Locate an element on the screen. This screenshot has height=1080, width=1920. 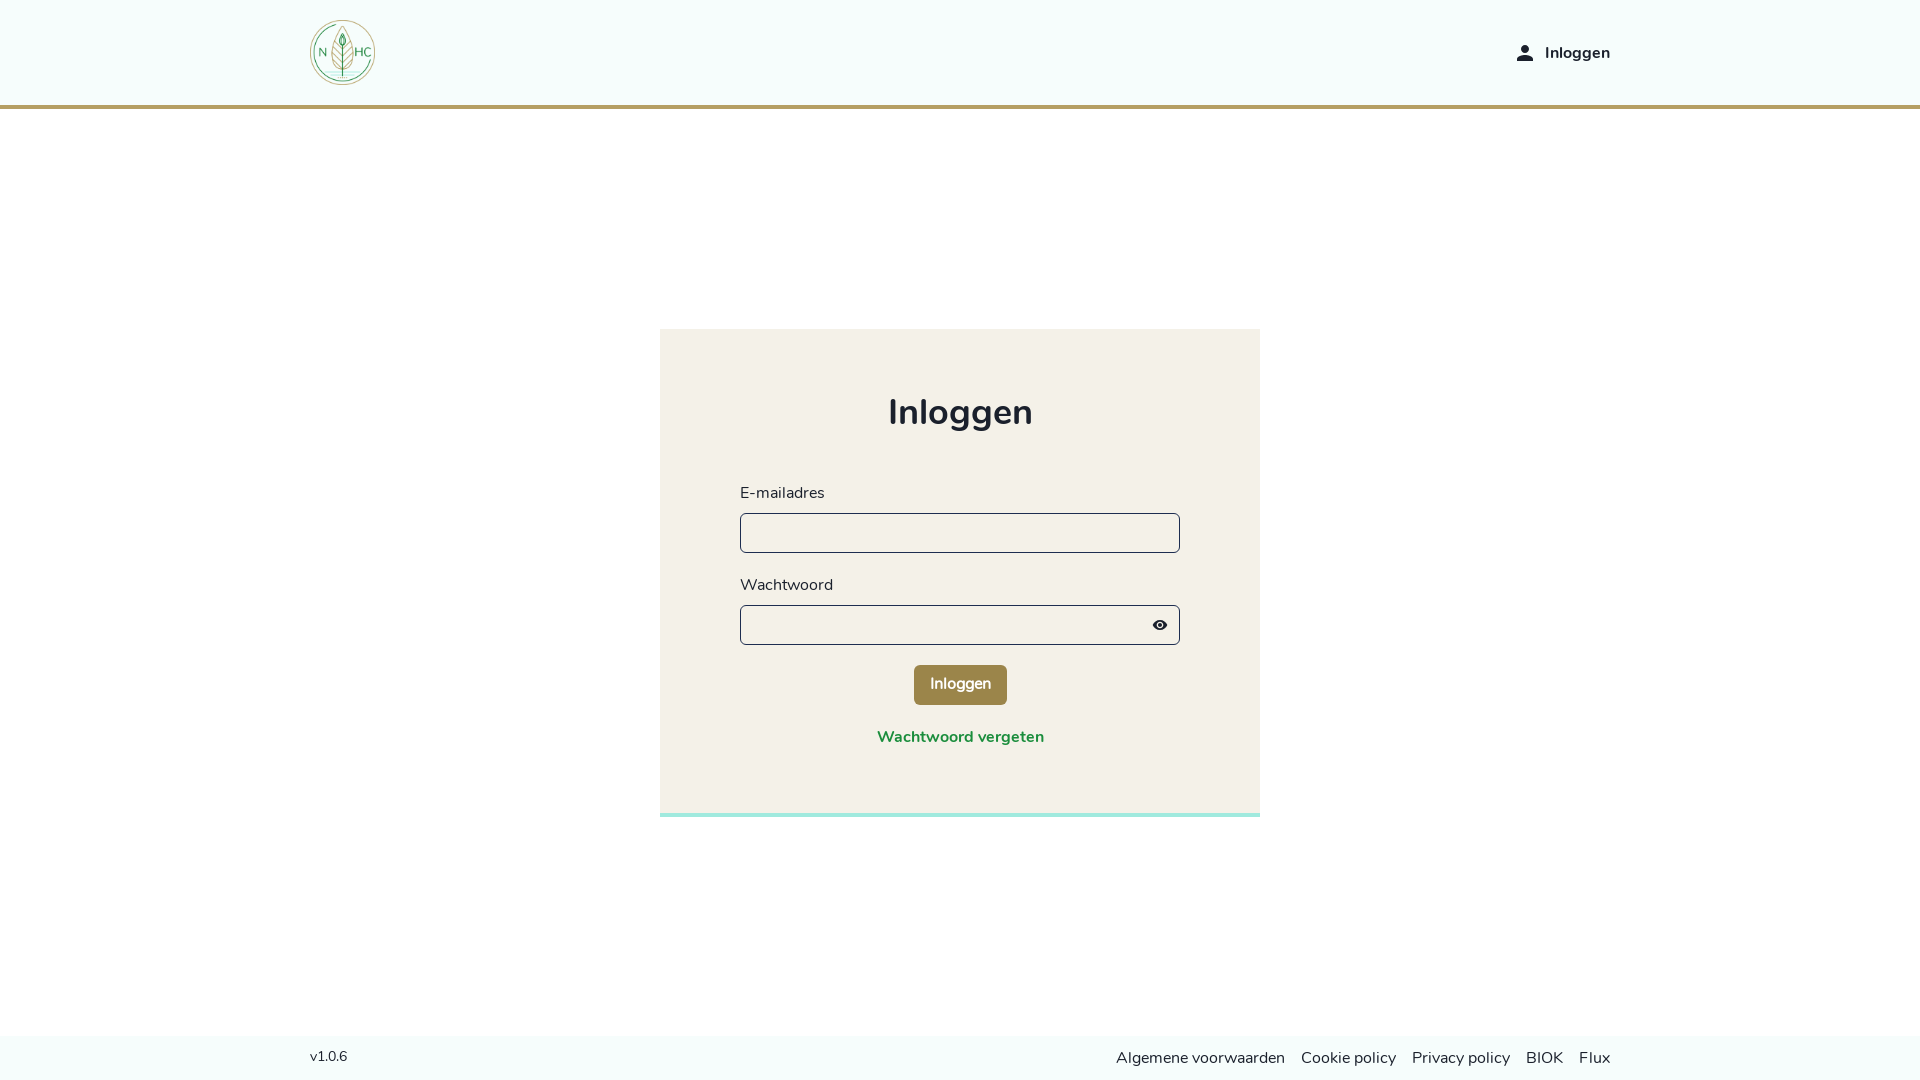
'Wachtwoord vergeten' is located at coordinates (958, 736).